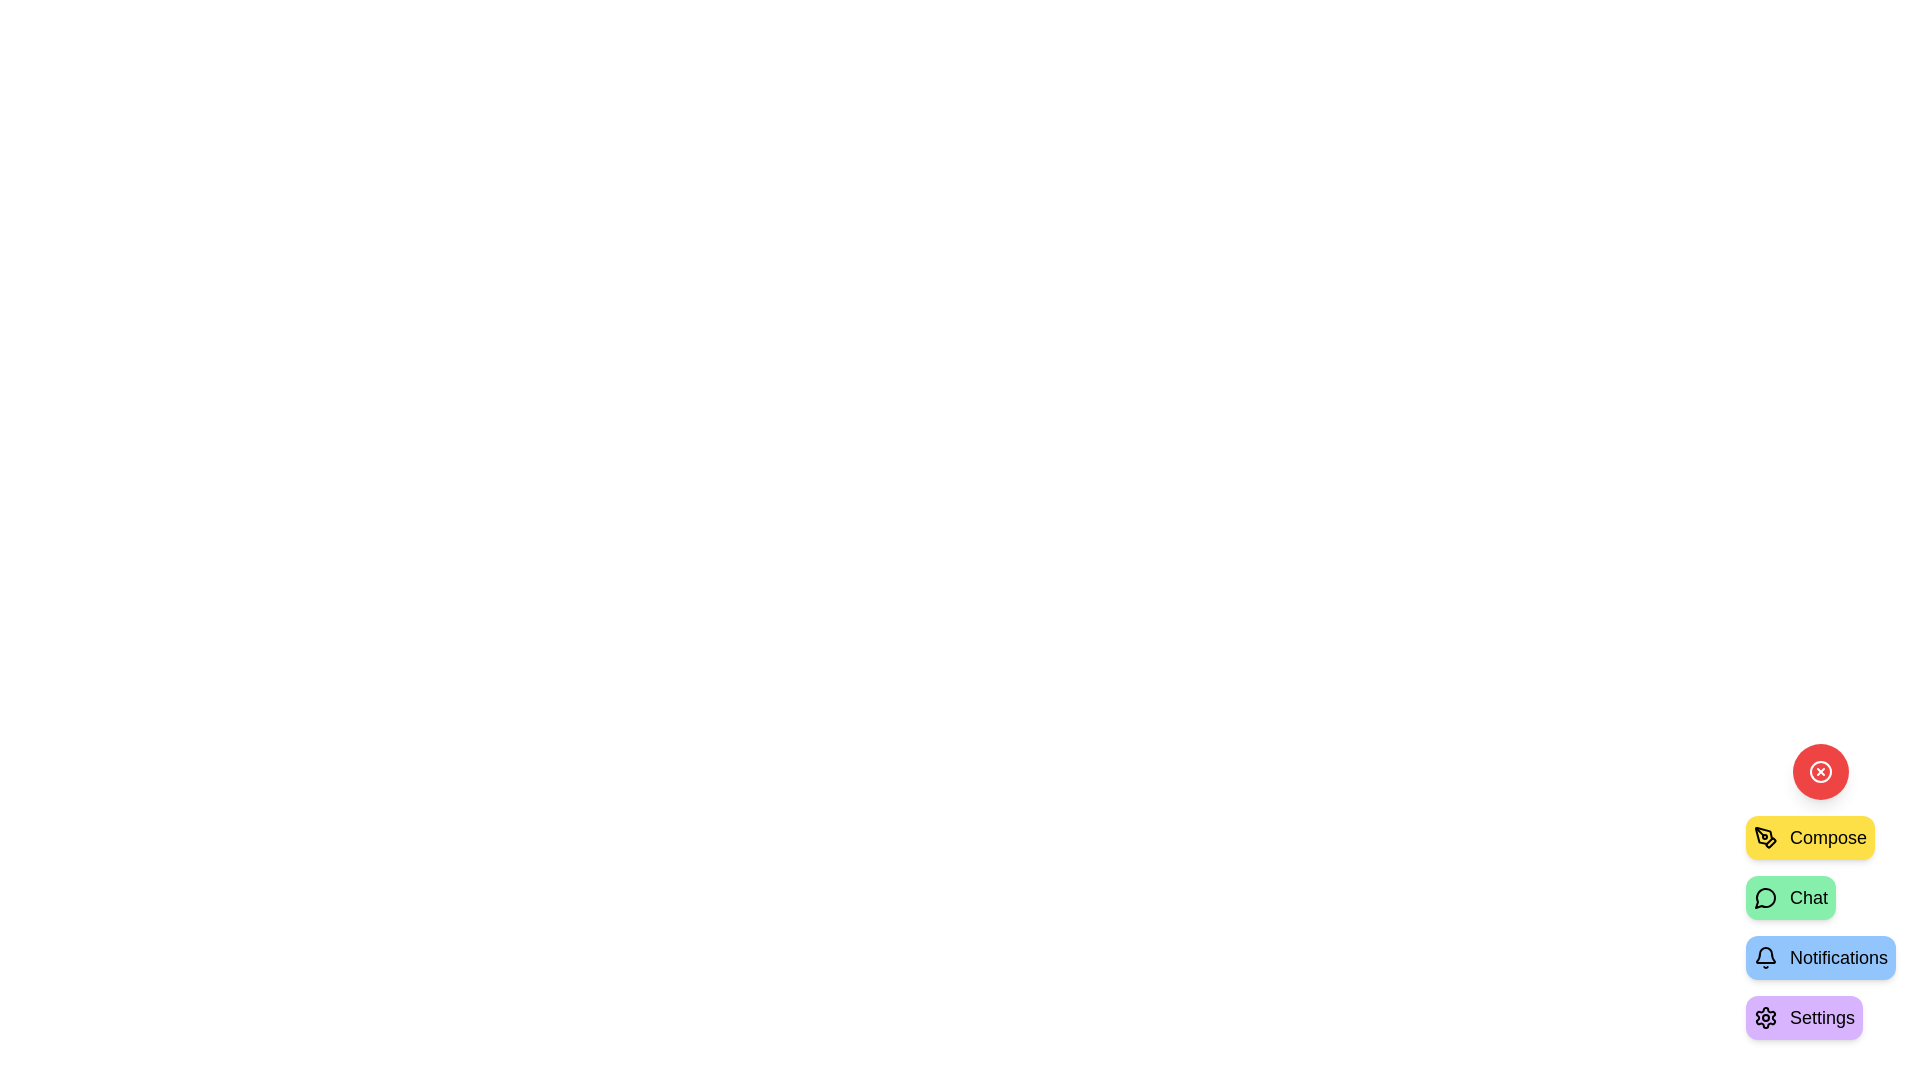  What do you see at coordinates (1810, 837) in the screenshot?
I see `the 'Compose' button to select the 'Compose' action` at bounding box center [1810, 837].